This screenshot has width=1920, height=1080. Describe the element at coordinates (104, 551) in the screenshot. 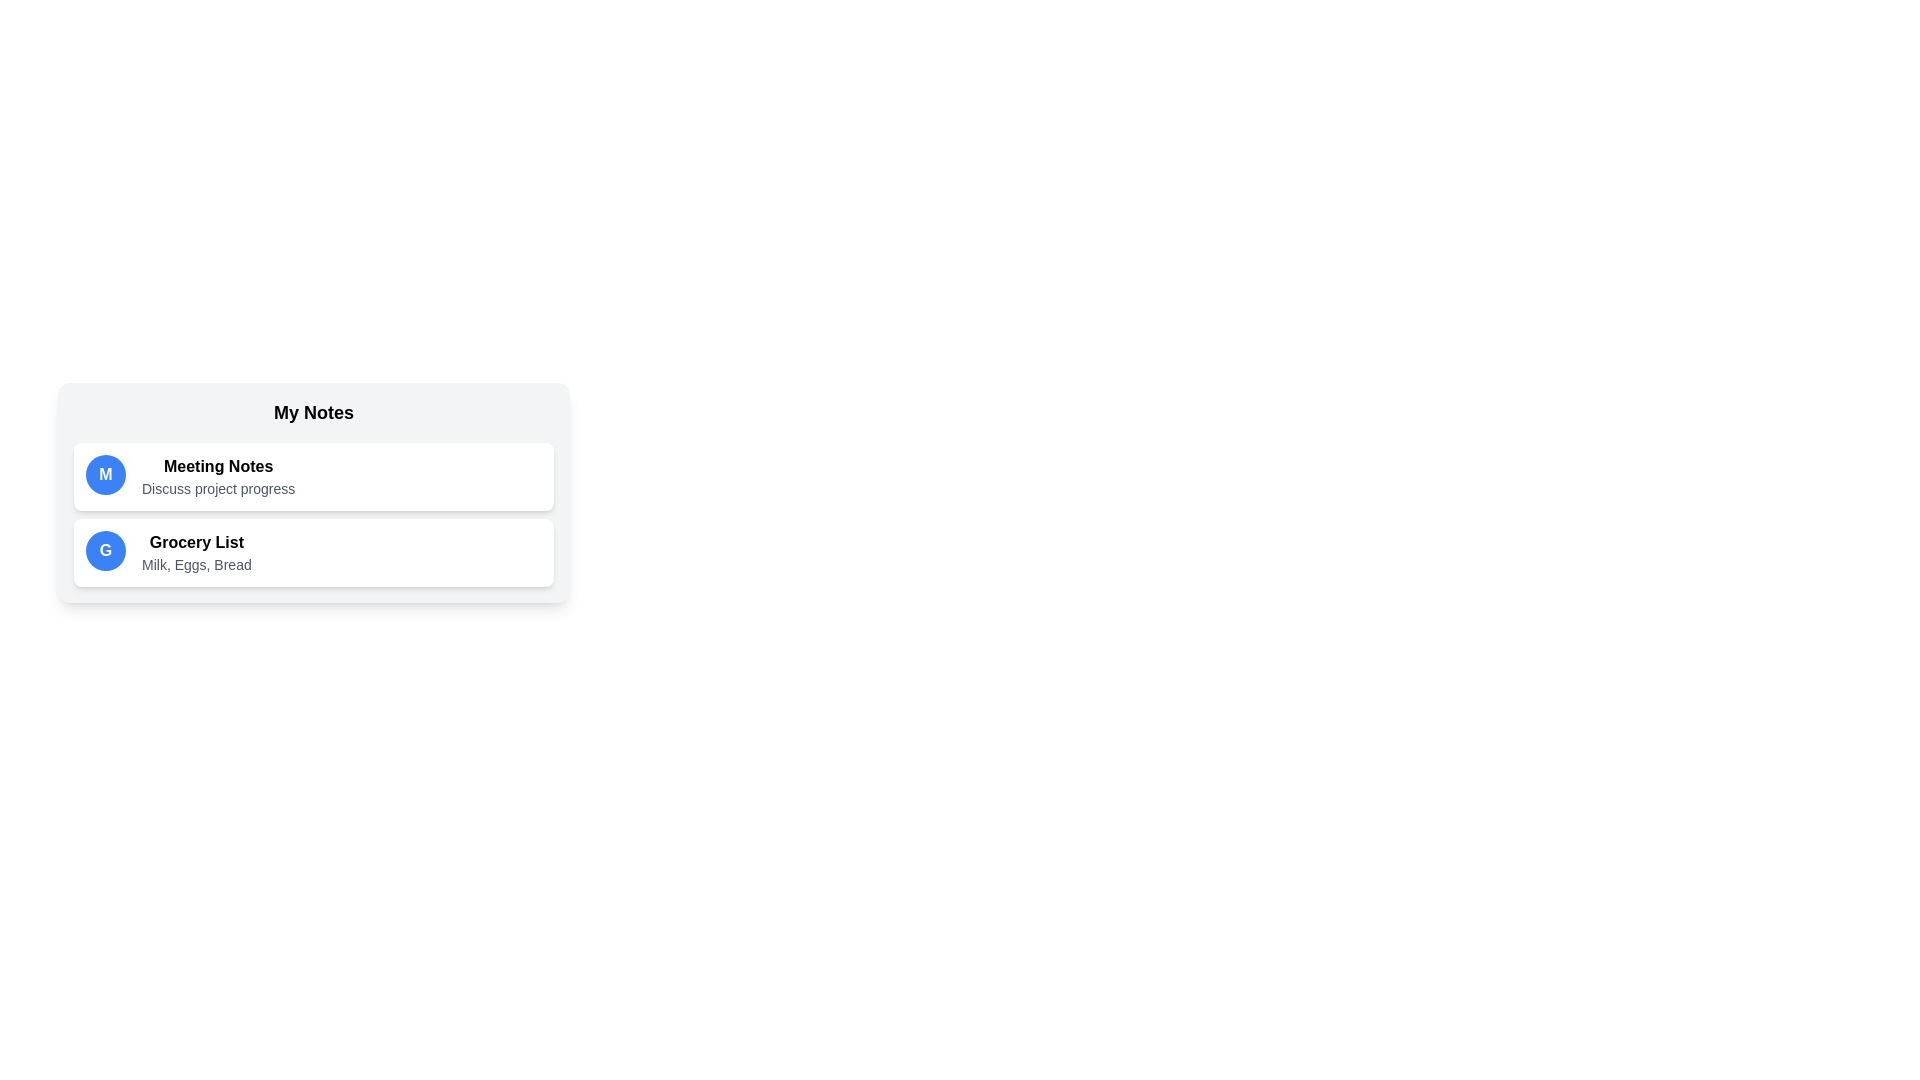

I see `the icon with the initial G to highlight the corresponding note` at that location.